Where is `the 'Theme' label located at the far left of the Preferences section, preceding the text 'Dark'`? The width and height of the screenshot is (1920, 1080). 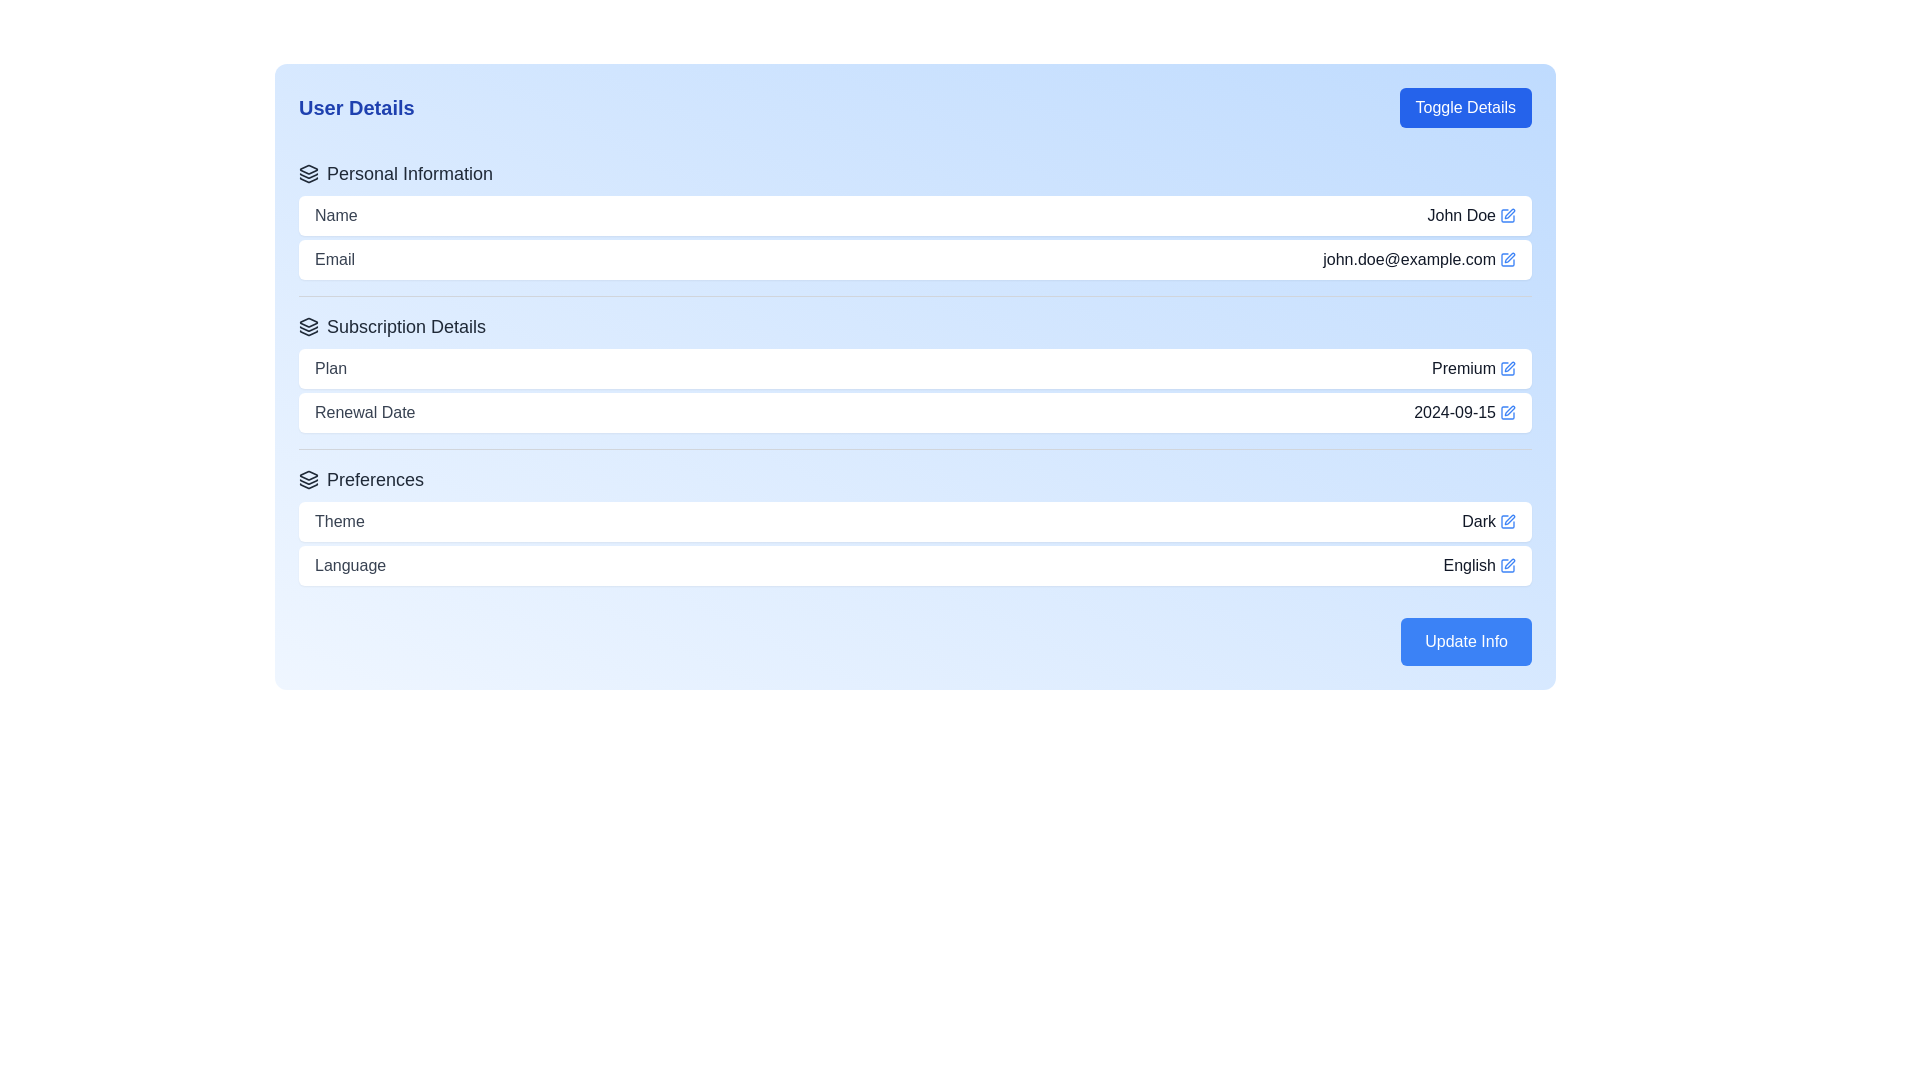
the 'Theme' label located at the far left of the Preferences section, preceding the text 'Dark' is located at coordinates (339, 520).